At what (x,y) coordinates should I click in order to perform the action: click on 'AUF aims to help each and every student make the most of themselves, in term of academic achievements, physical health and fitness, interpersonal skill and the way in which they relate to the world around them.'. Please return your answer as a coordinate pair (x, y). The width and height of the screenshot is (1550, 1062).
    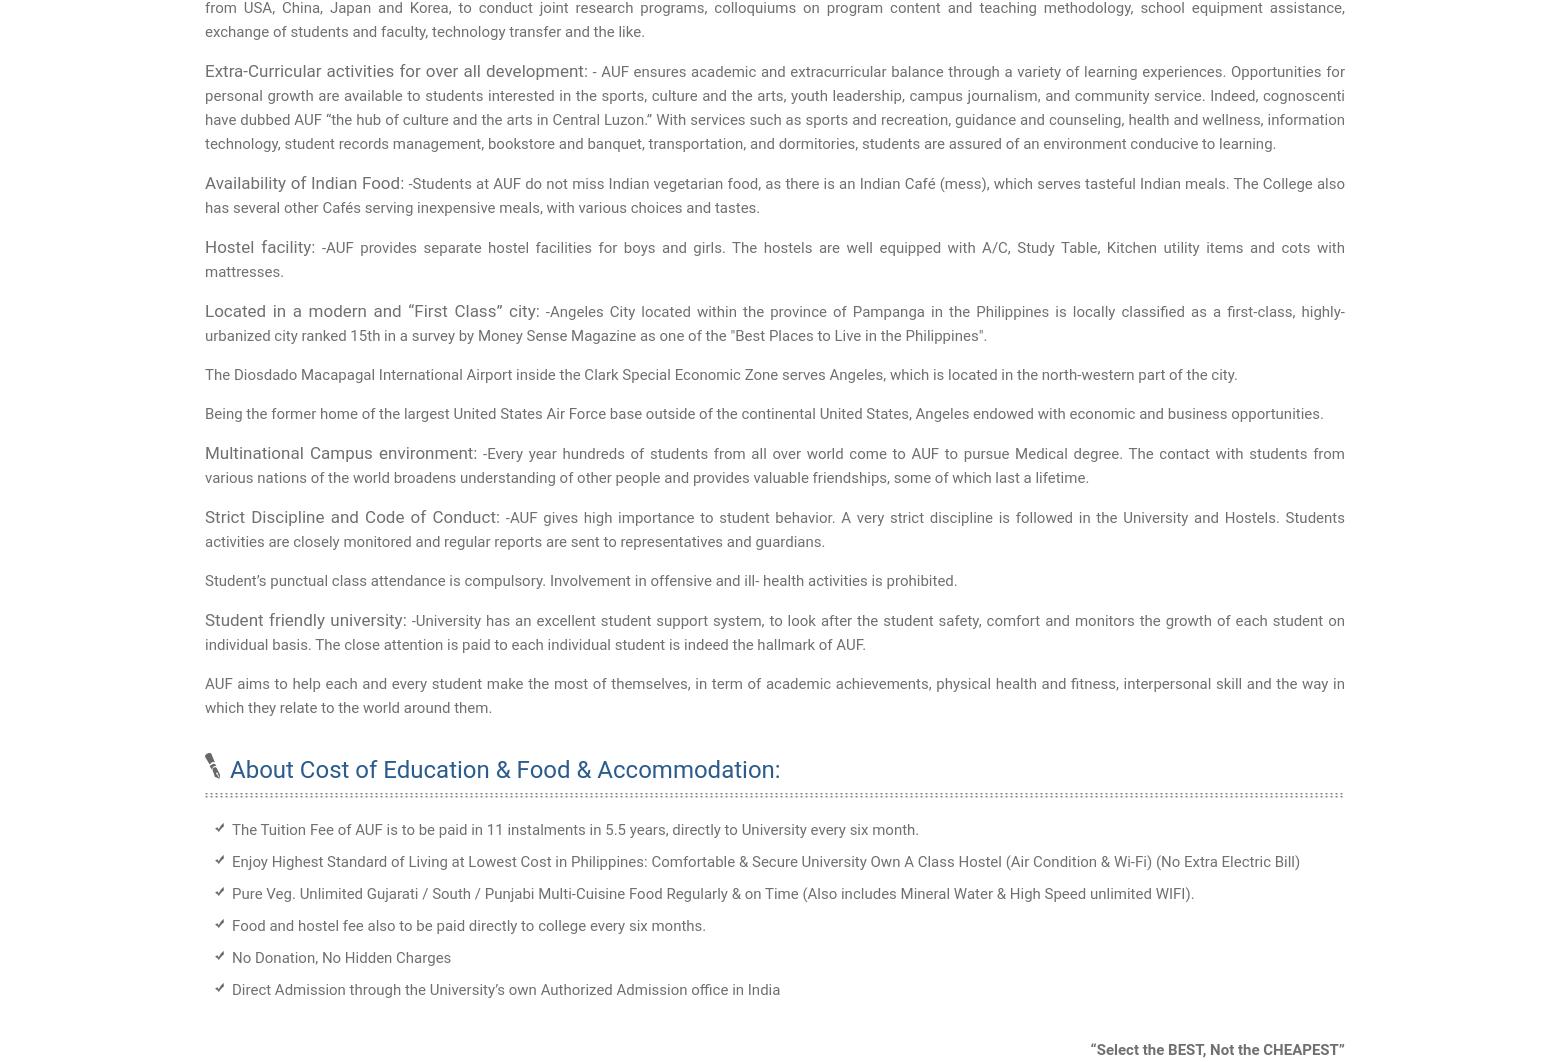
    Looking at the image, I should click on (775, 694).